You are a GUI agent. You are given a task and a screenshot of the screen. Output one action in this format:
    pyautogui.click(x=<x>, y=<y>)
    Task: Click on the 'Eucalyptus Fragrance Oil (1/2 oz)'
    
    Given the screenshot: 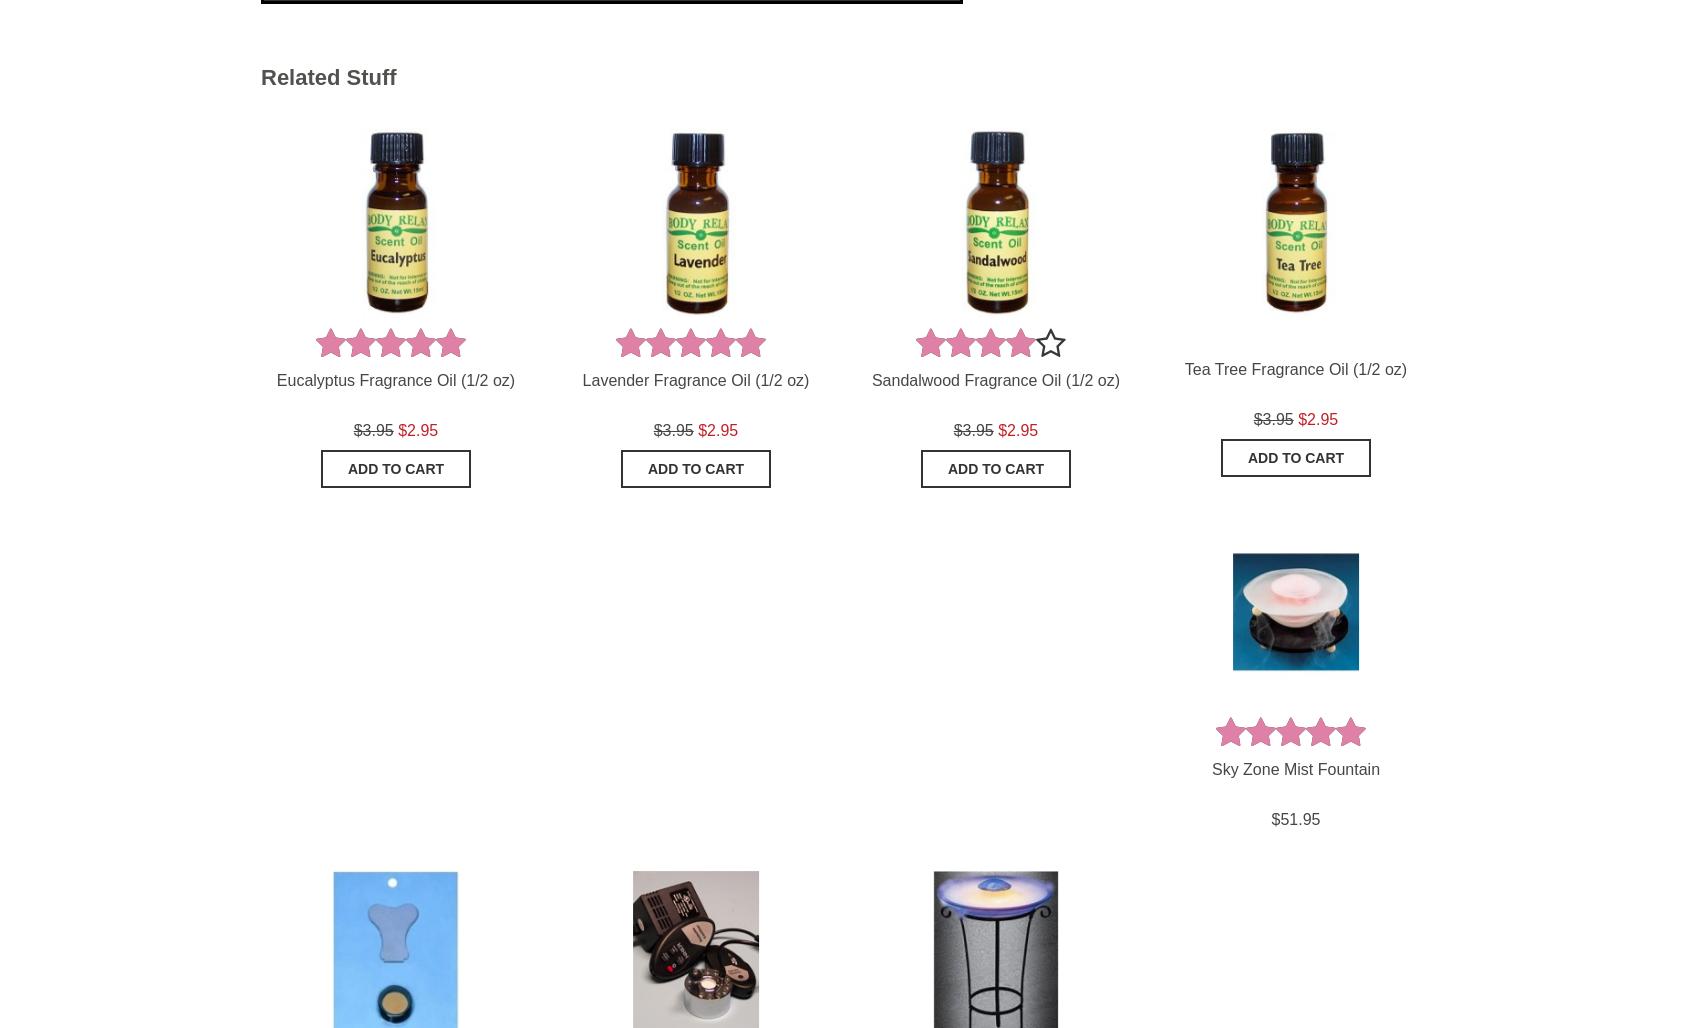 What is the action you would take?
    pyautogui.click(x=395, y=378)
    